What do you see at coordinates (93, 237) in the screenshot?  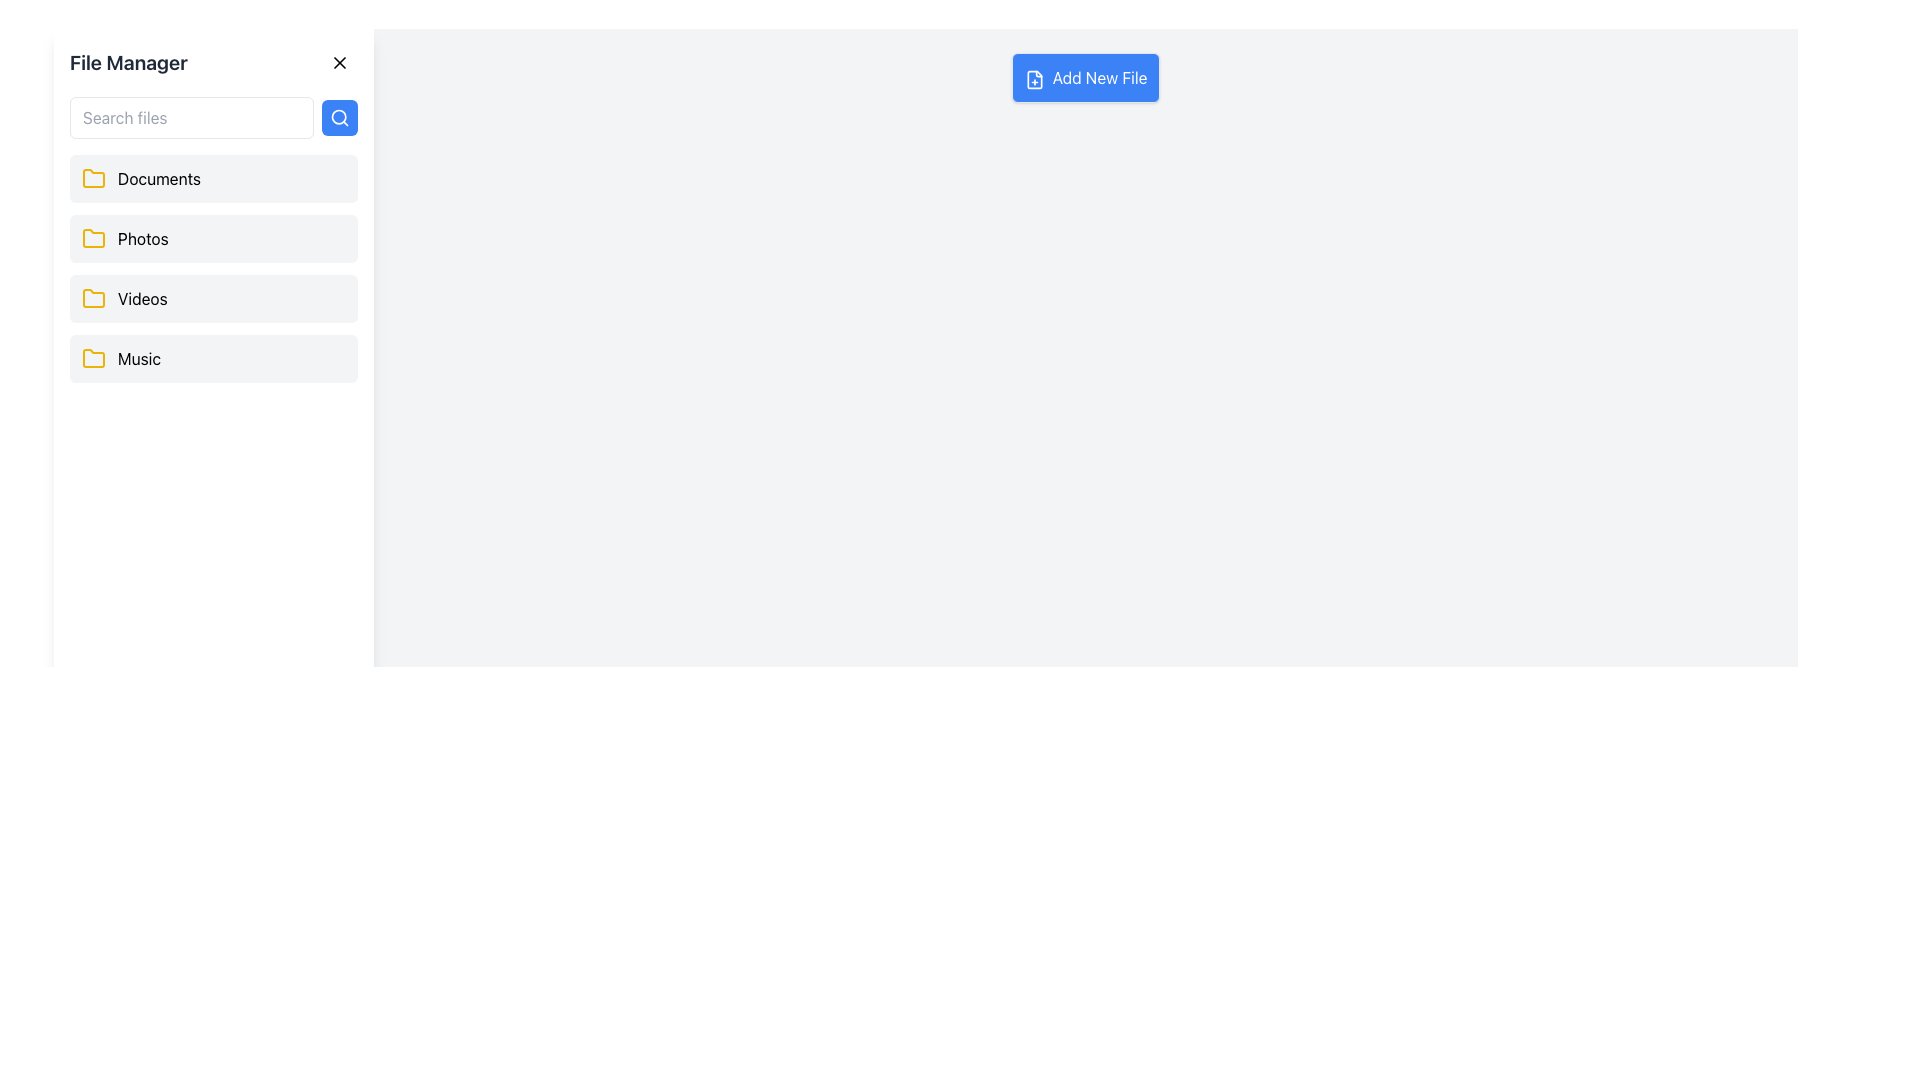 I see `the yellow folder icon located in the left-side vertical navigation menu, adjacent to the 'Photos' label` at bounding box center [93, 237].